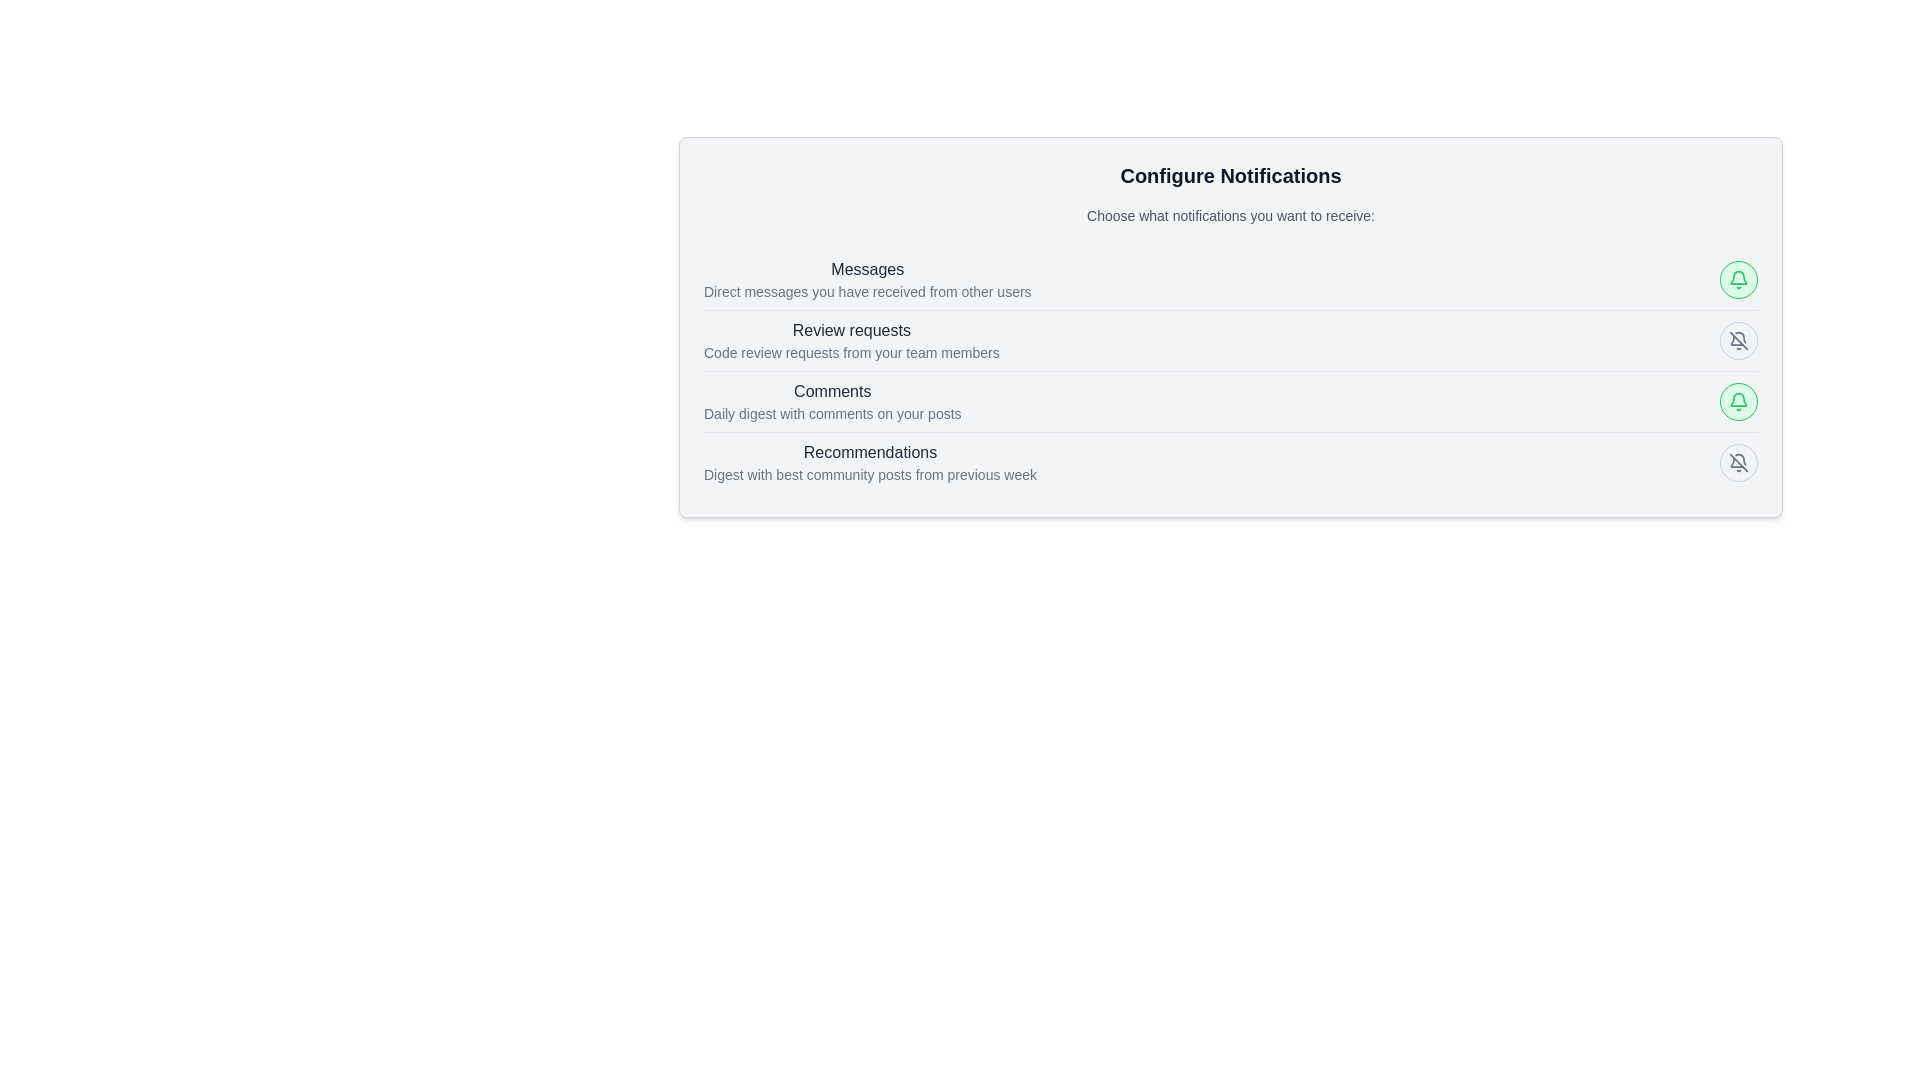 The height and width of the screenshot is (1080, 1920). I want to click on the button that enables or disables notifications for the 'Recommendations' category, so click(1737, 462).